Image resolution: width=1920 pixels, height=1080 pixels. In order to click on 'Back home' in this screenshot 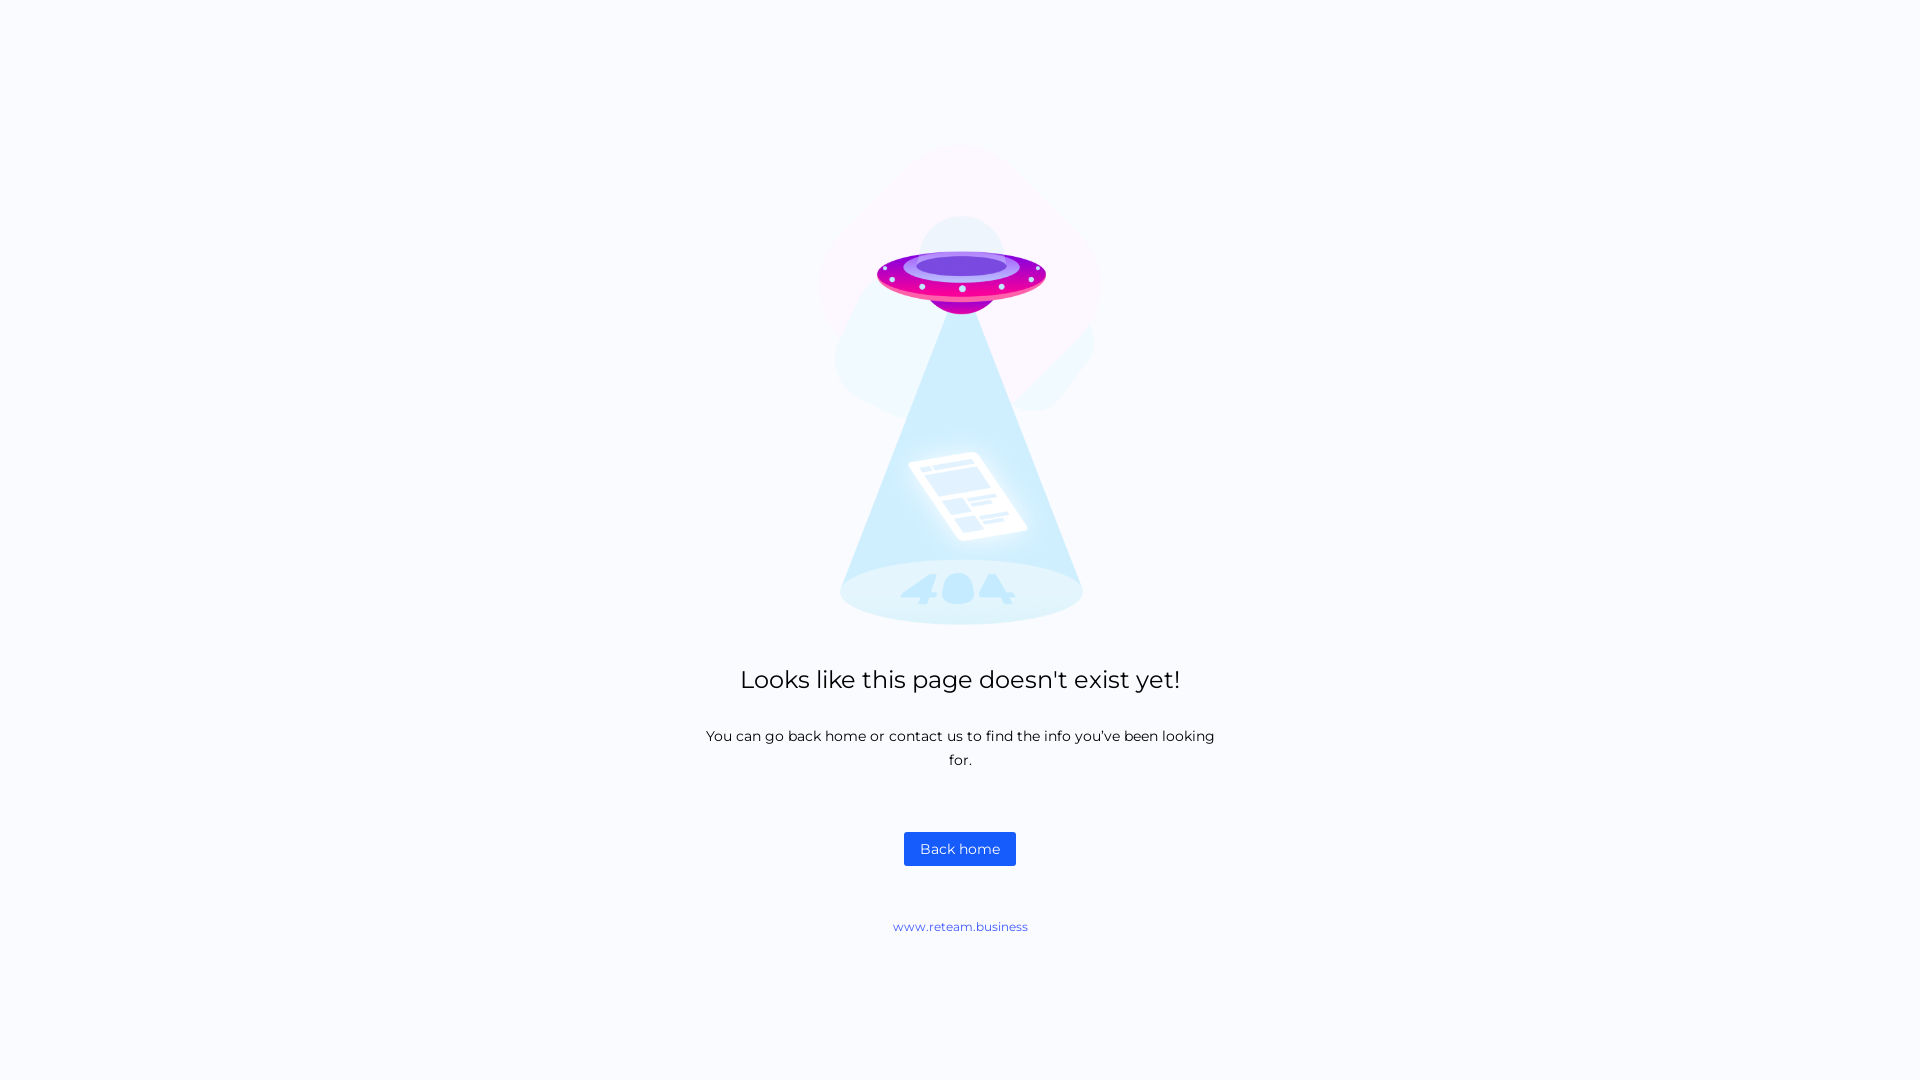, I will do `click(960, 848)`.